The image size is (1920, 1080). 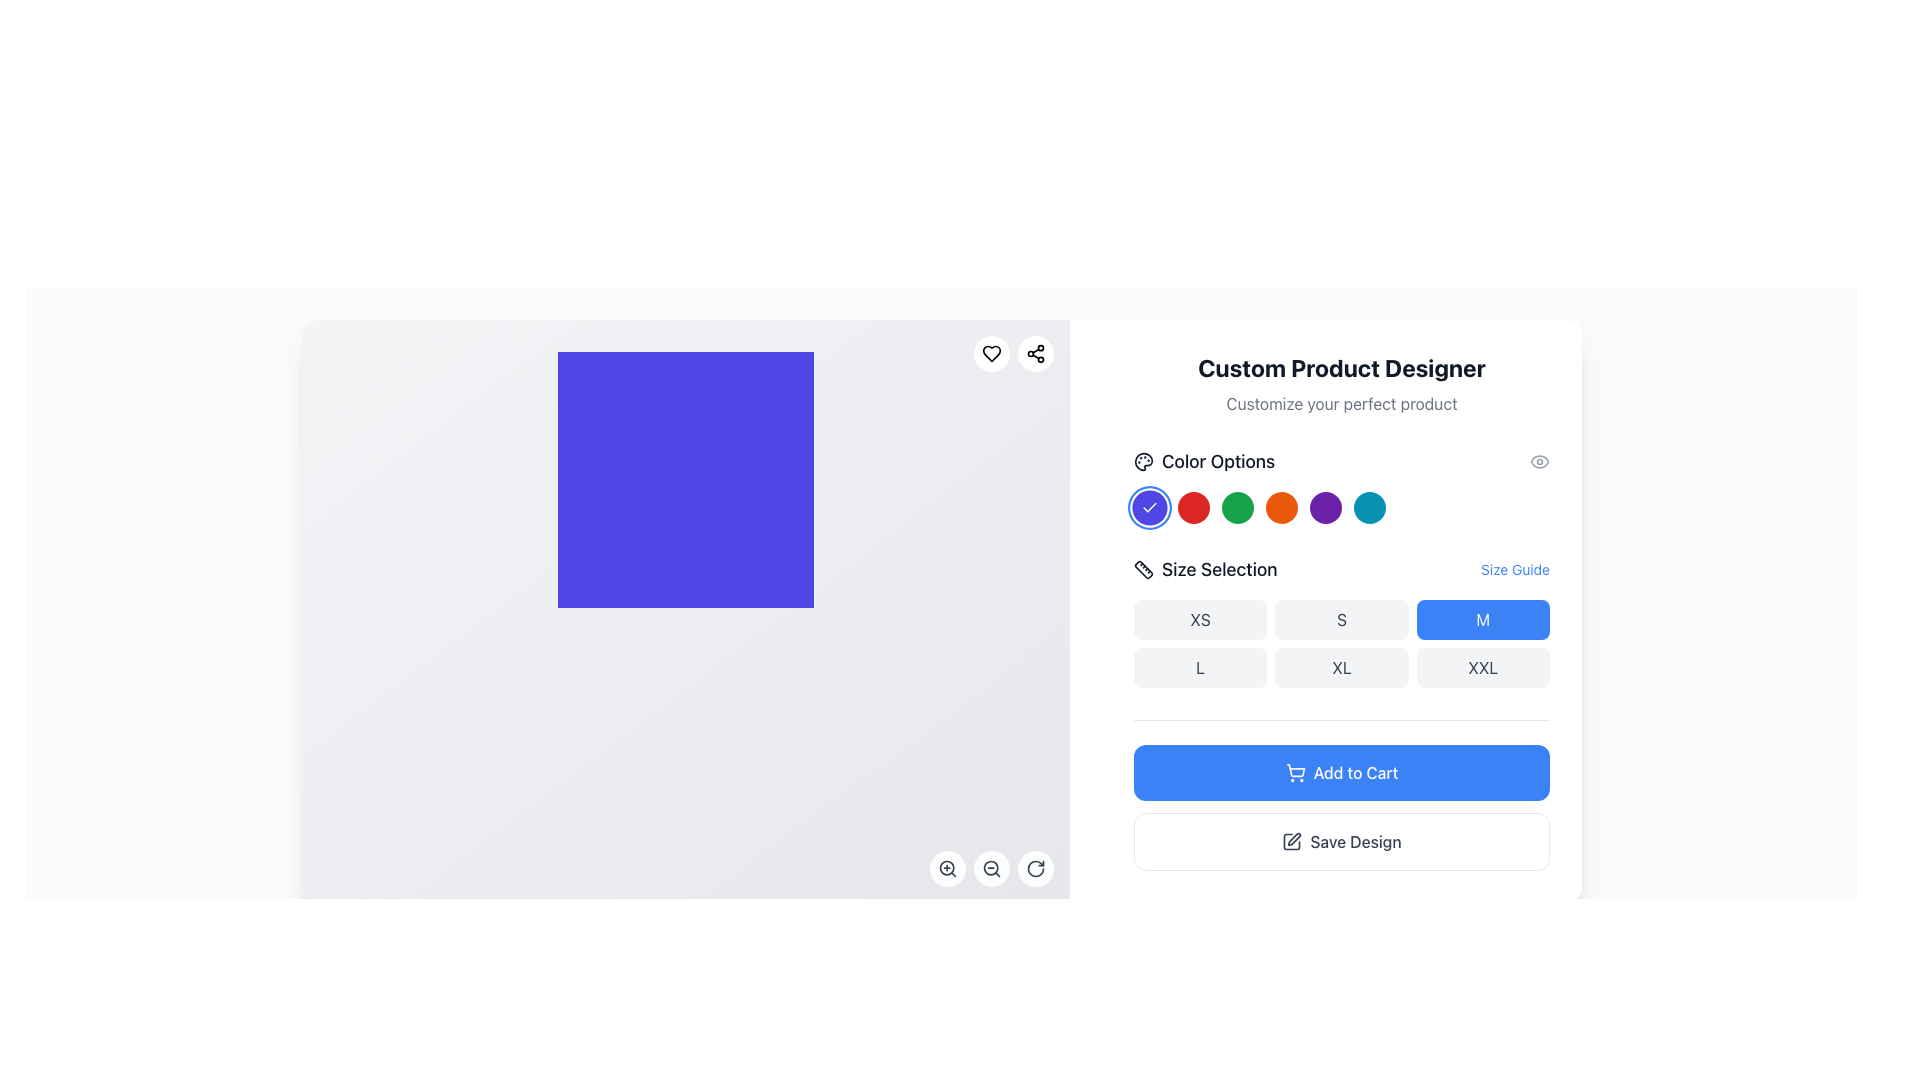 I want to click on the 'Size Selection' heading, which features dark gray text and a ruler icon, located in the right-side panel below 'Color Options', so click(x=1204, y=570).